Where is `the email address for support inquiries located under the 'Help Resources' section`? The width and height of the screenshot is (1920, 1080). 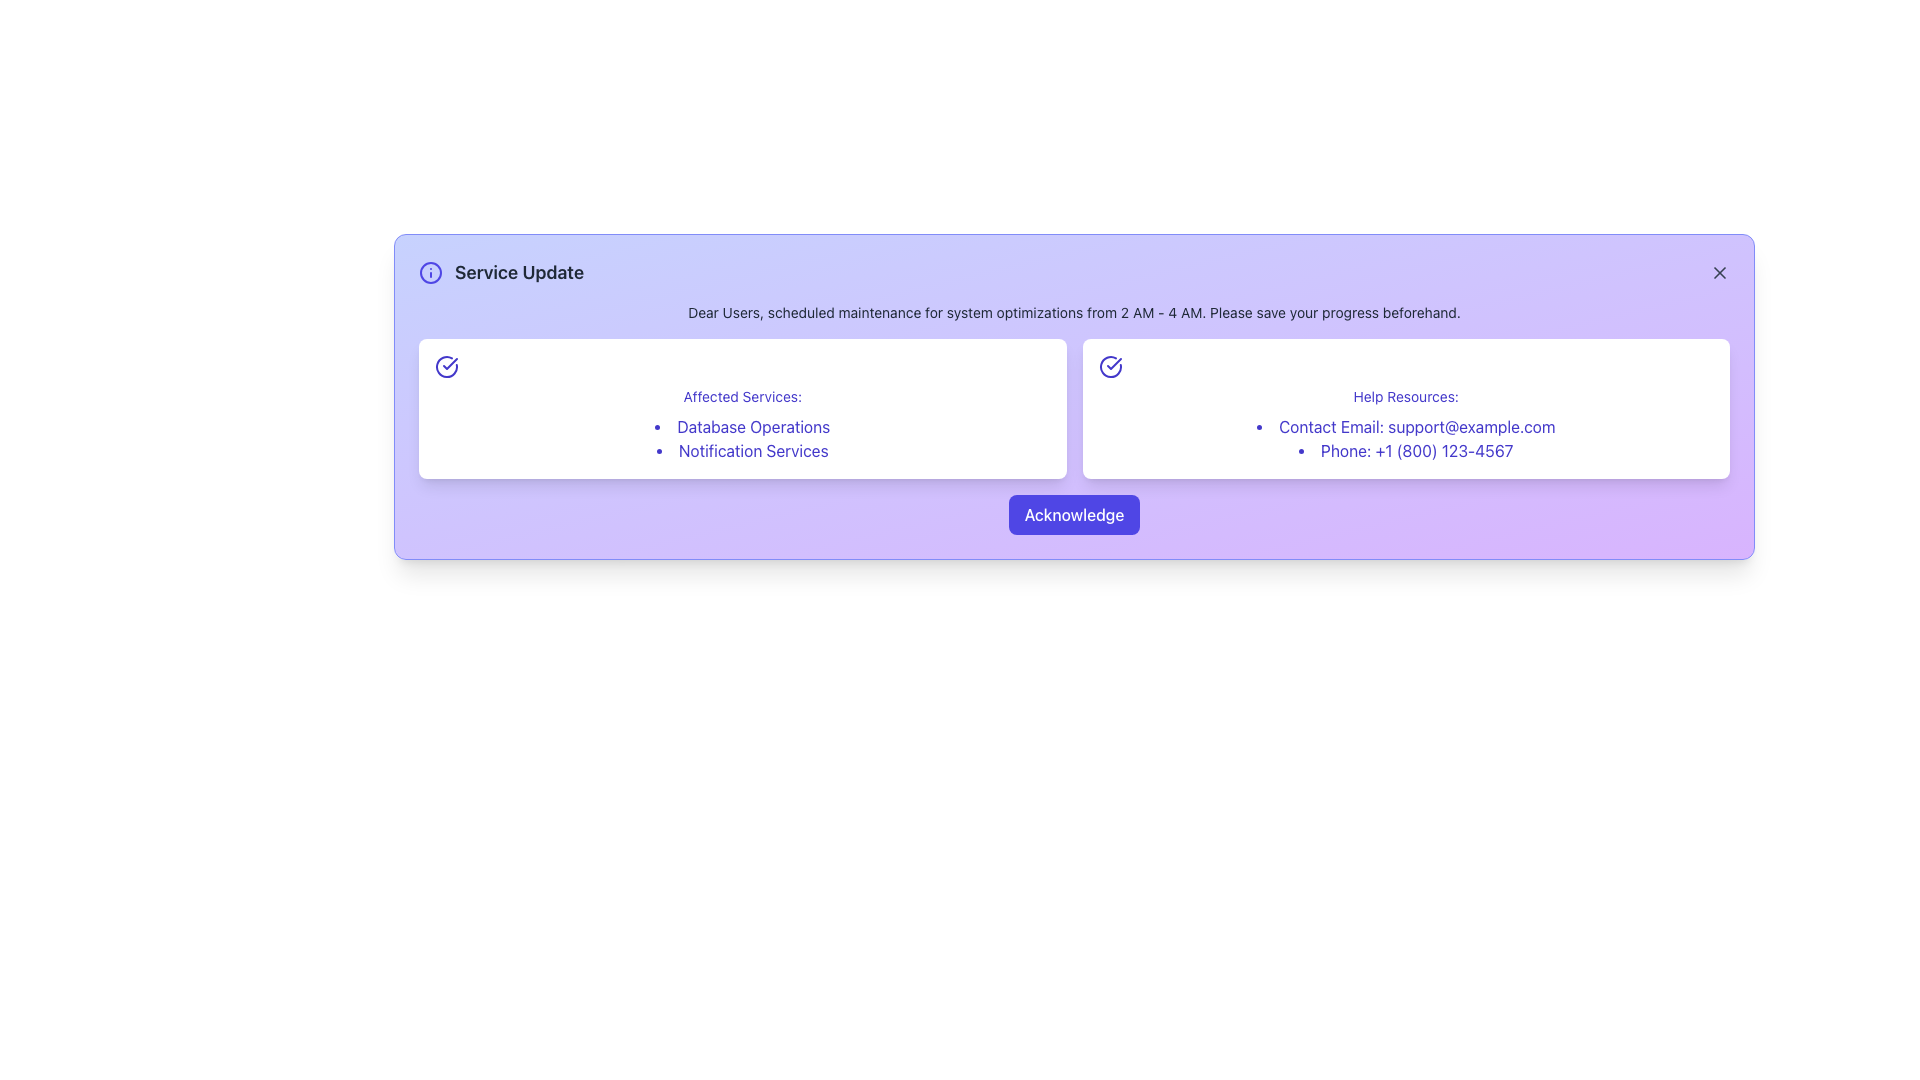
the email address for support inquiries located under the 'Help Resources' section is located at coordinates (1405, 426).